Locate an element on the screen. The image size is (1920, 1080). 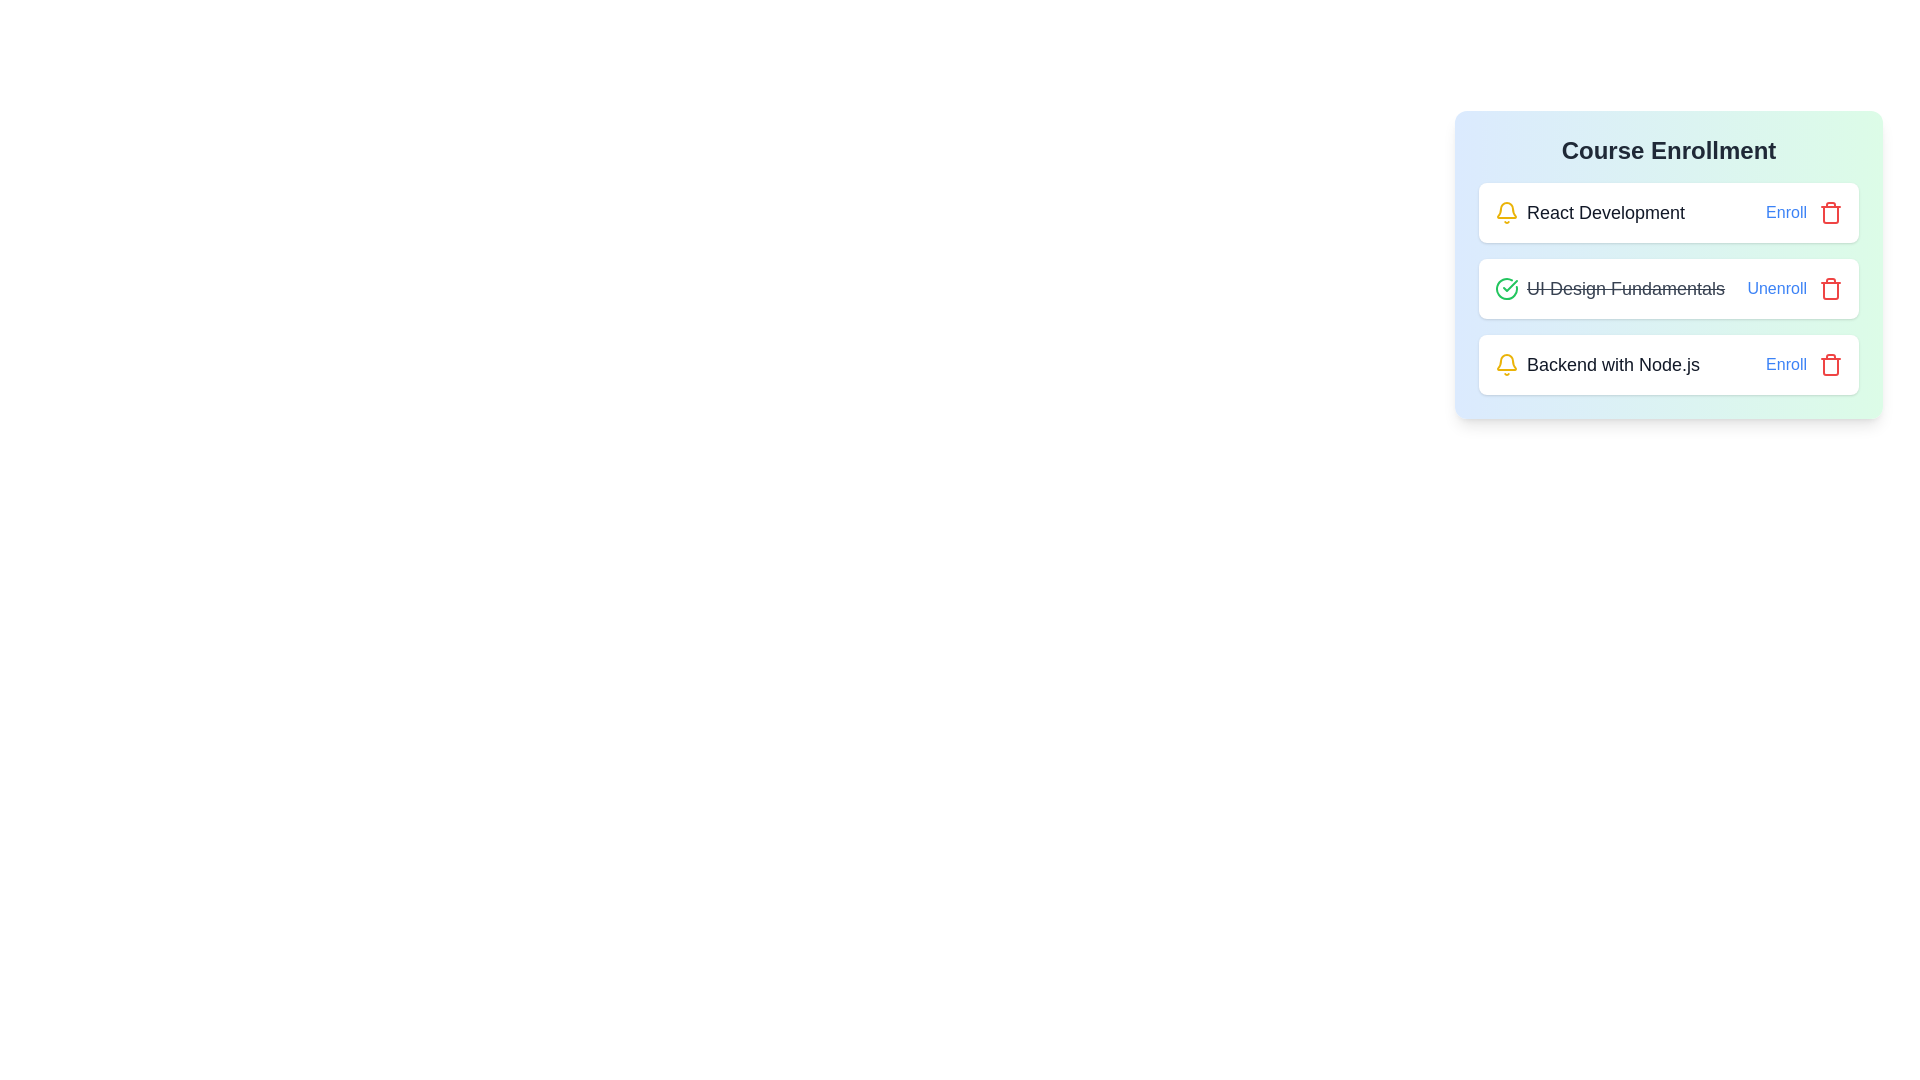
the enrollment toggle button for the course Backend with Node.js is located at coordinates (1786, 365).